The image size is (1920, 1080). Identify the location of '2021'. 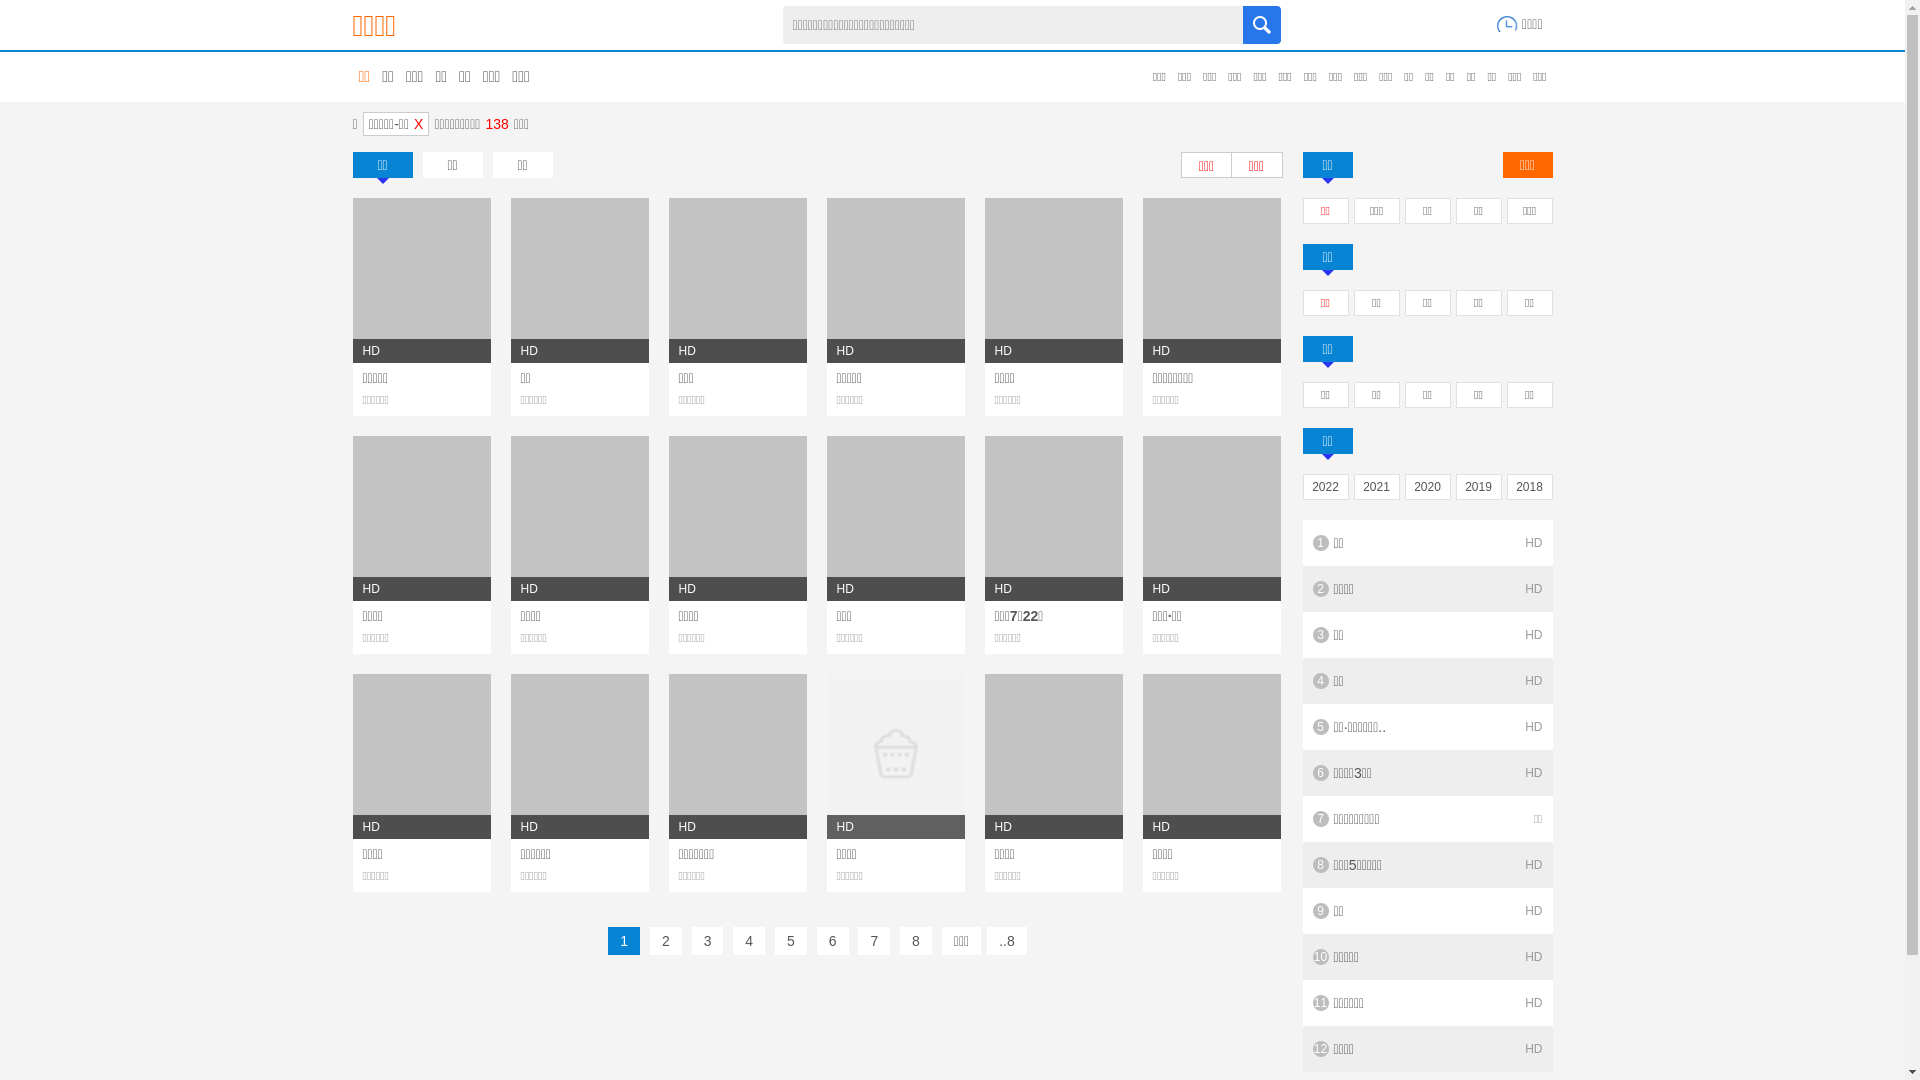
(1375, 487).